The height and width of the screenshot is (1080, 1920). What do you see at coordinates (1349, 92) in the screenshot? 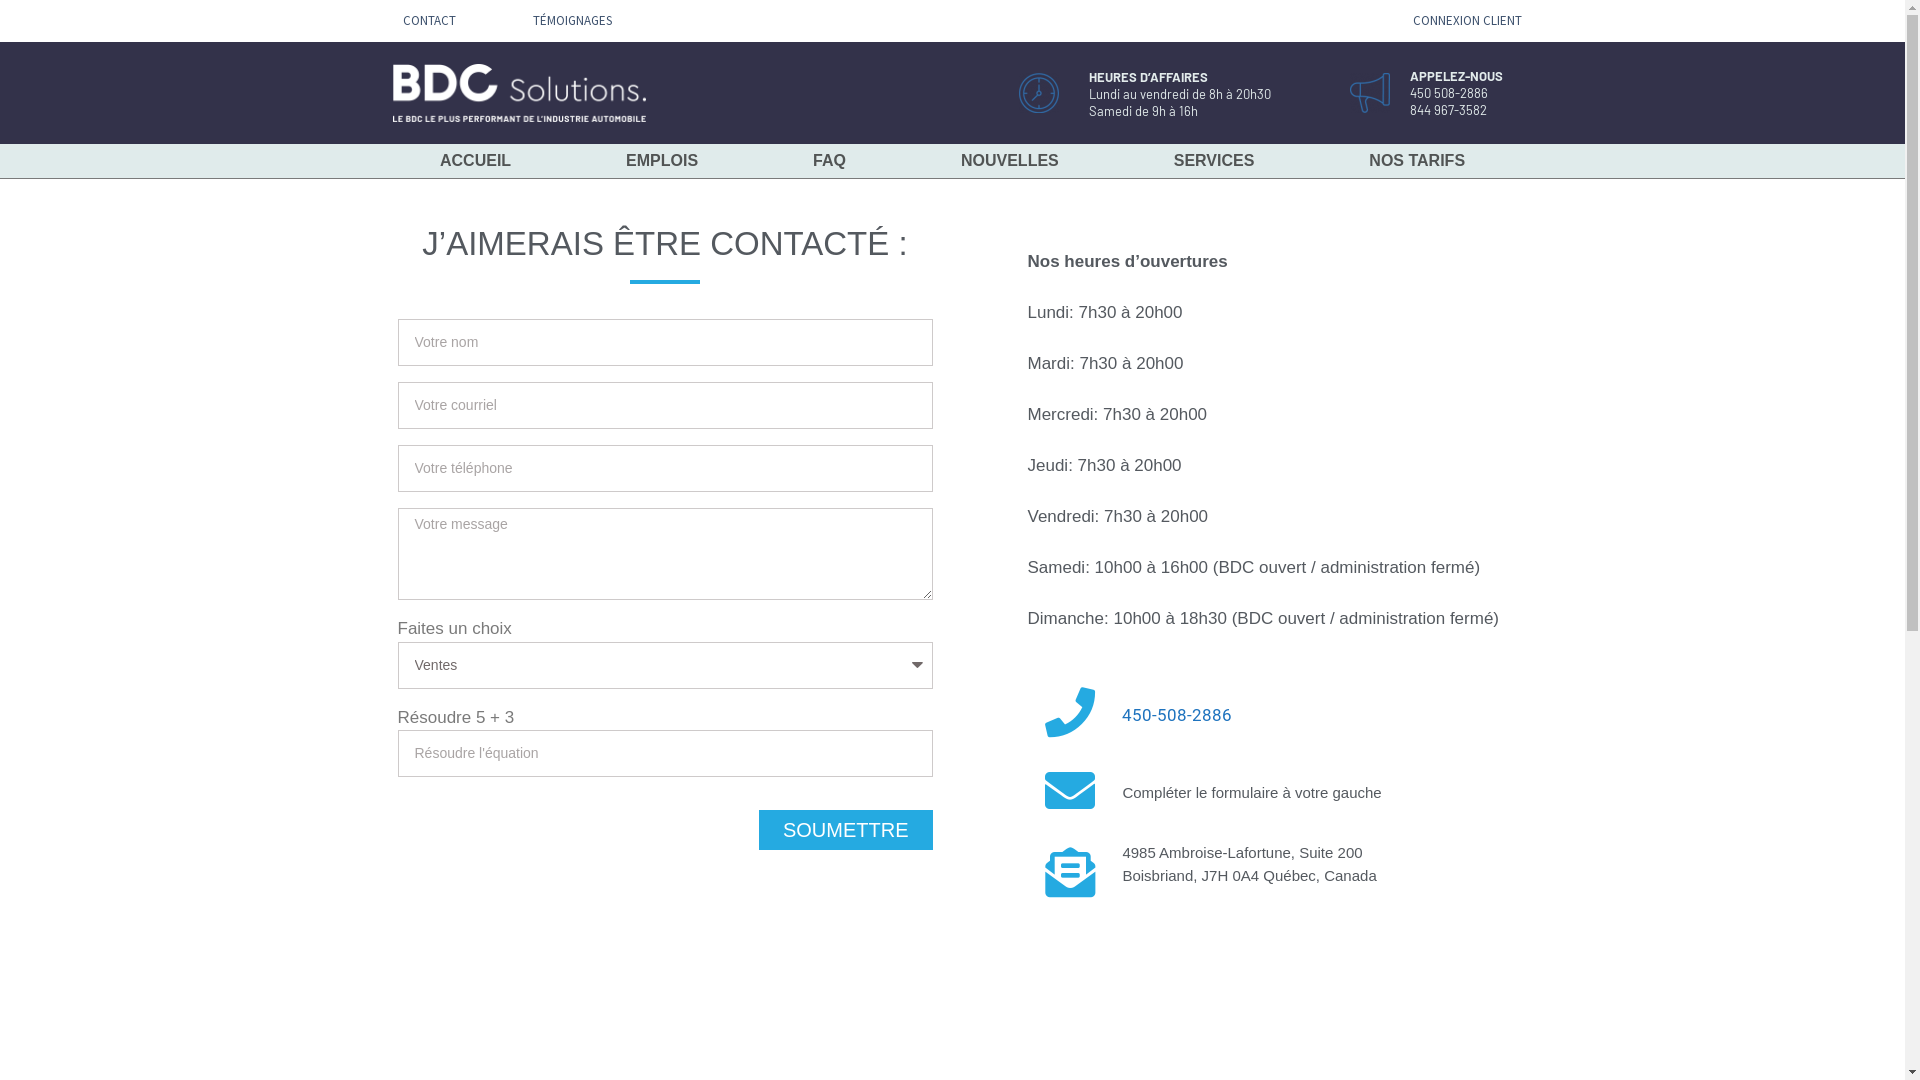
I see `'appelez'` at bounding box center [1349, 92].